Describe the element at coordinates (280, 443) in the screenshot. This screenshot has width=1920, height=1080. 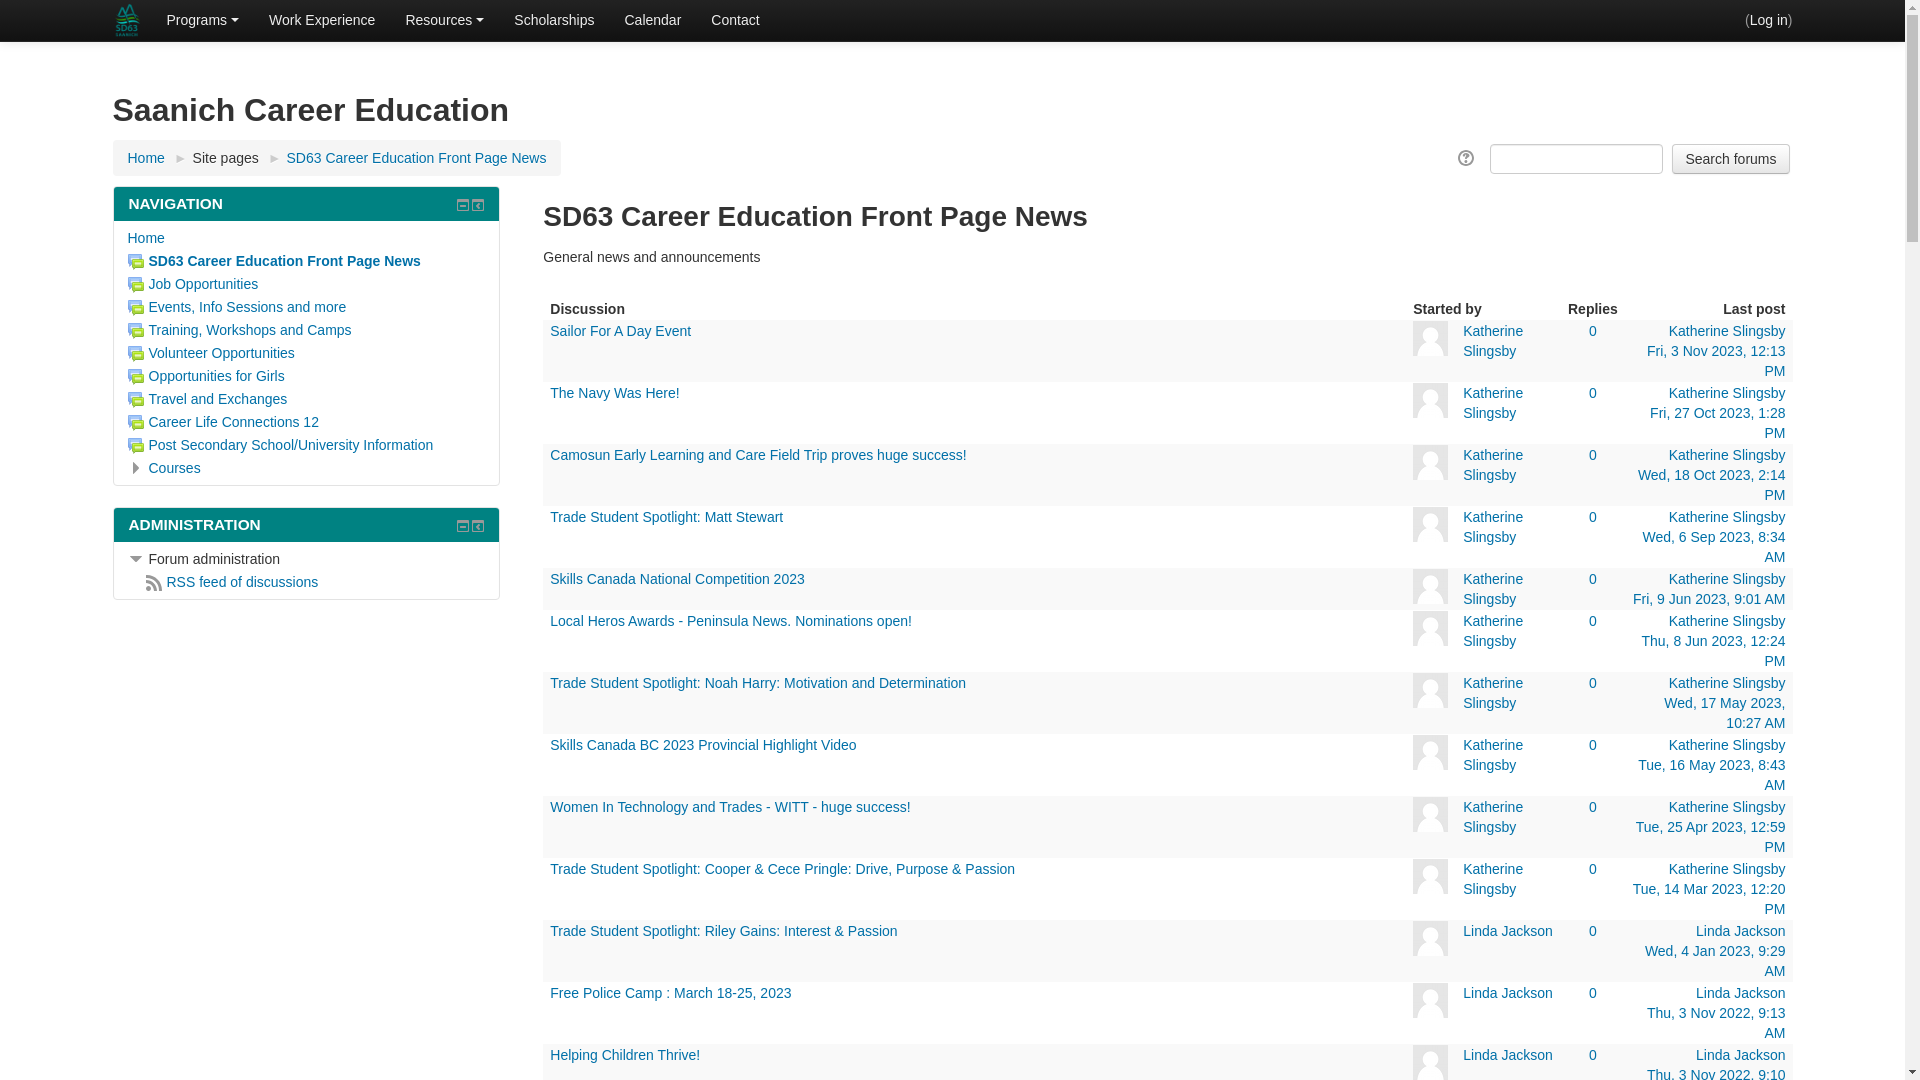
I see `'Post Secondary School/University Information'` at that location.